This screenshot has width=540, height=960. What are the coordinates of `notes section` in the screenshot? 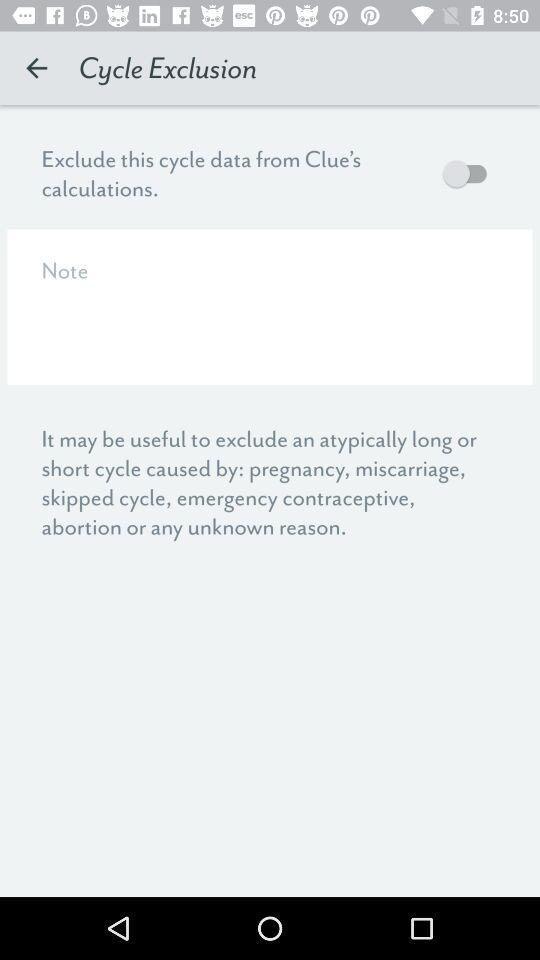 It's located at (270, 307).